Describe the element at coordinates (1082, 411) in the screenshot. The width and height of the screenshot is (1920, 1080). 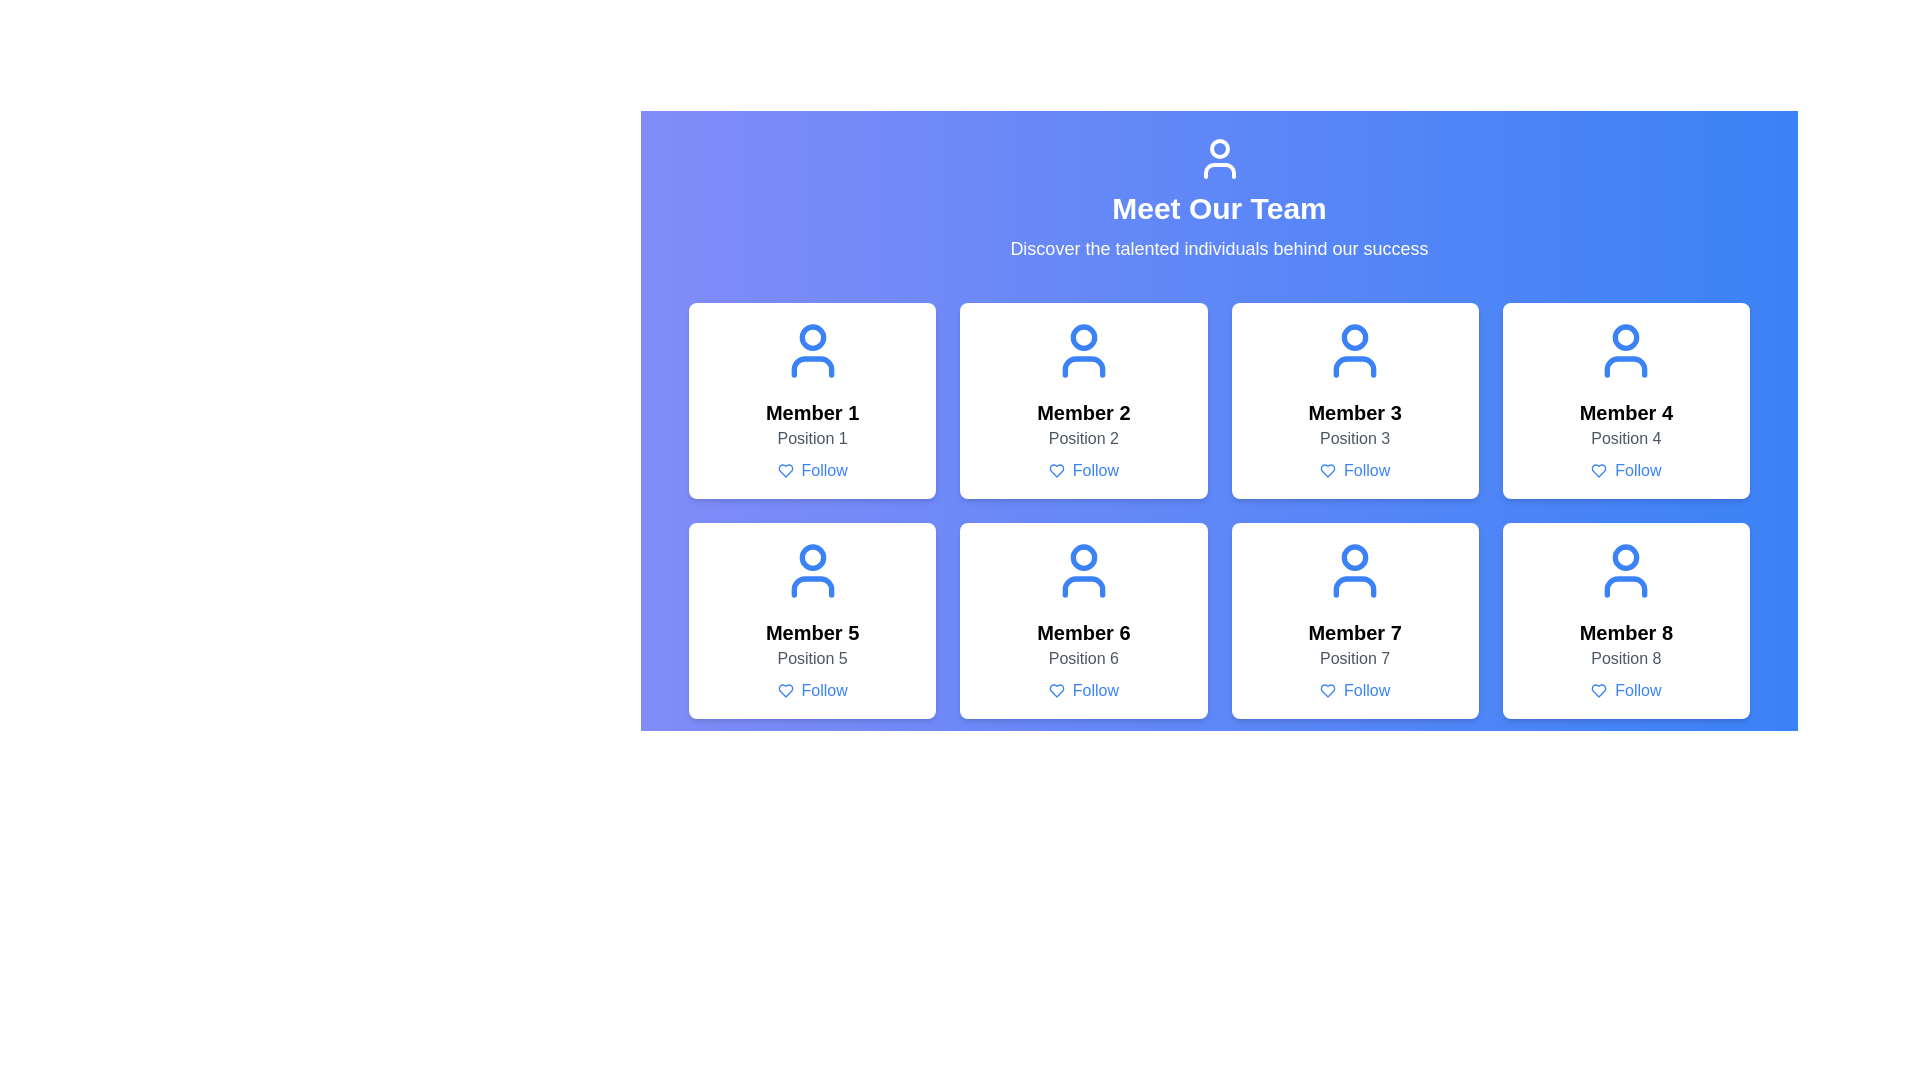
I see `the text label displaying 'Member 2', which is prominently styled in bold font and part of the card for the team member in the grid layout` at that location.